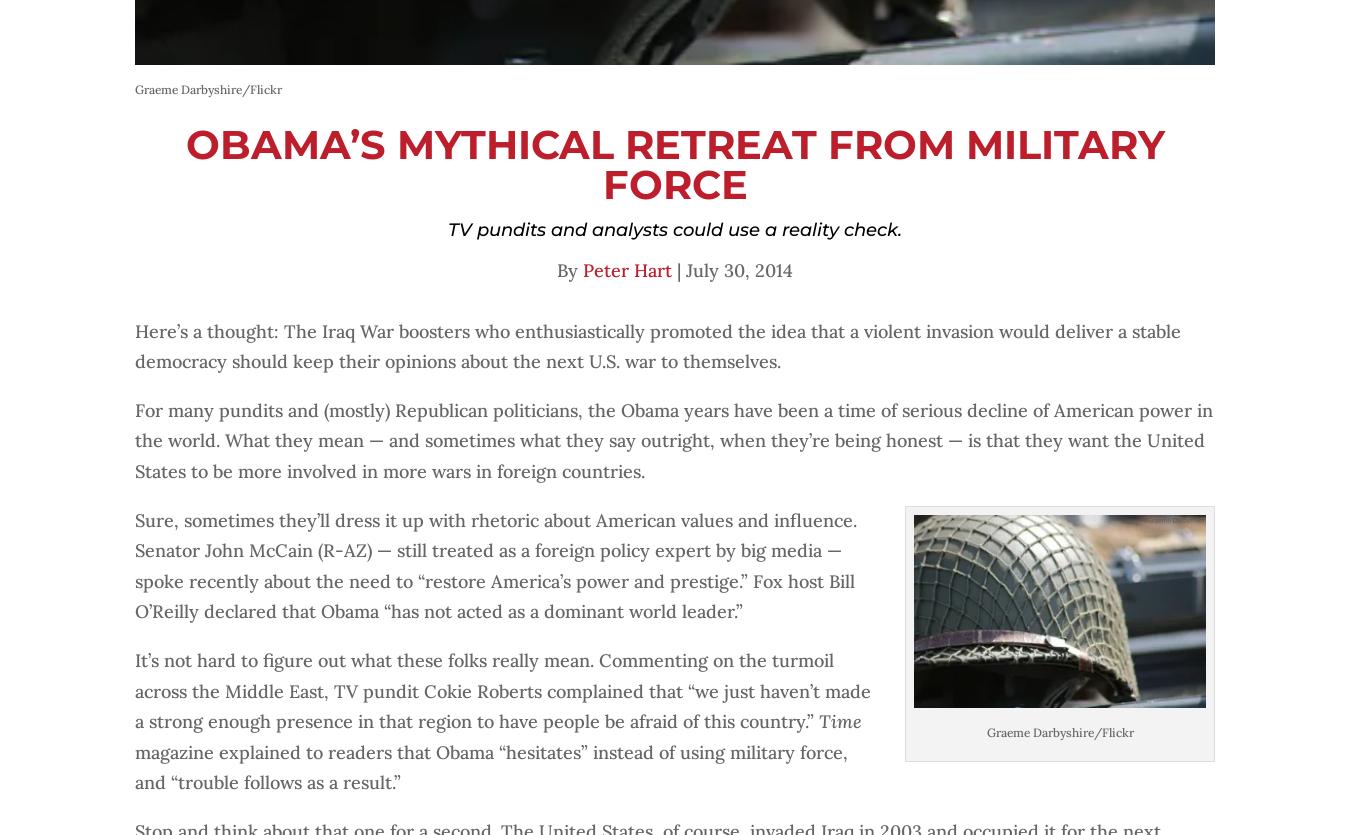 The image size is (1350, 835). I want to click on 'Obama’s Mythical Retreat from Military Force', so click(184, 163).